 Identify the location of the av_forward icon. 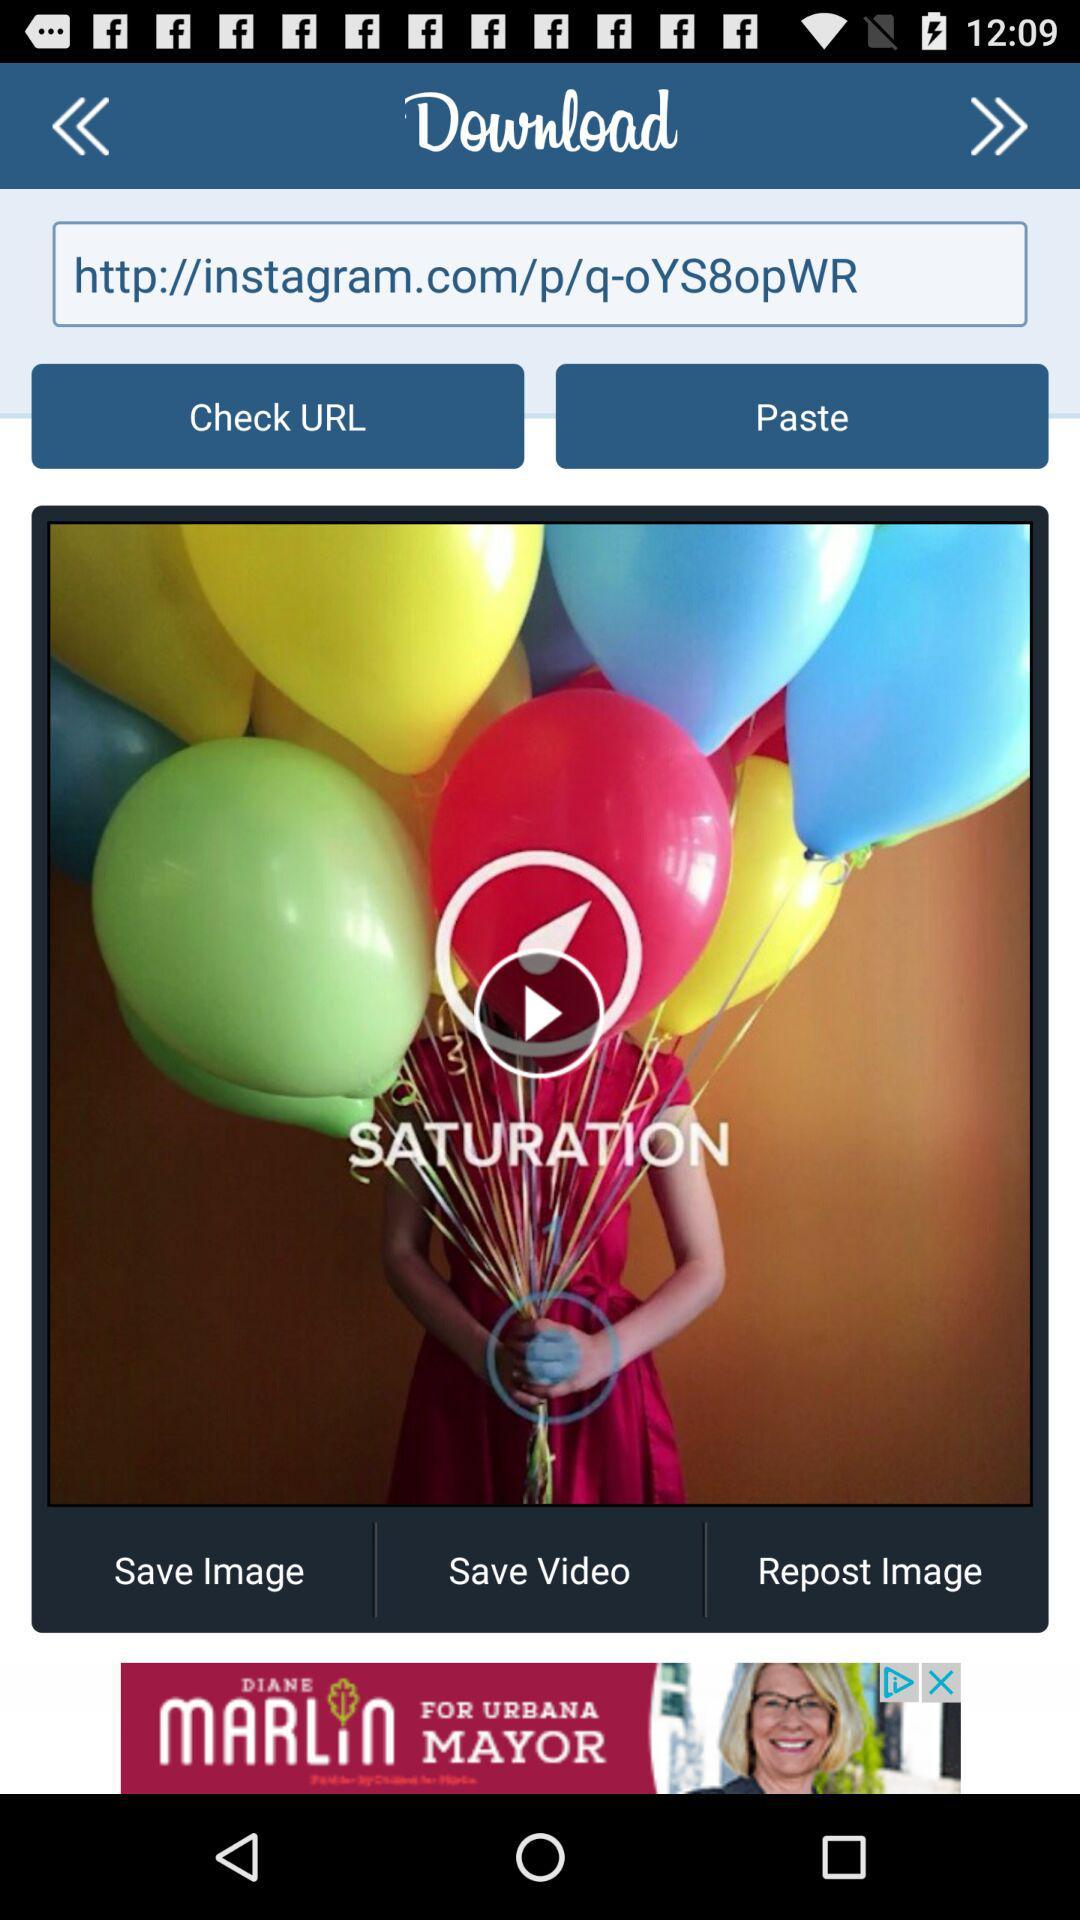
(999, 133).